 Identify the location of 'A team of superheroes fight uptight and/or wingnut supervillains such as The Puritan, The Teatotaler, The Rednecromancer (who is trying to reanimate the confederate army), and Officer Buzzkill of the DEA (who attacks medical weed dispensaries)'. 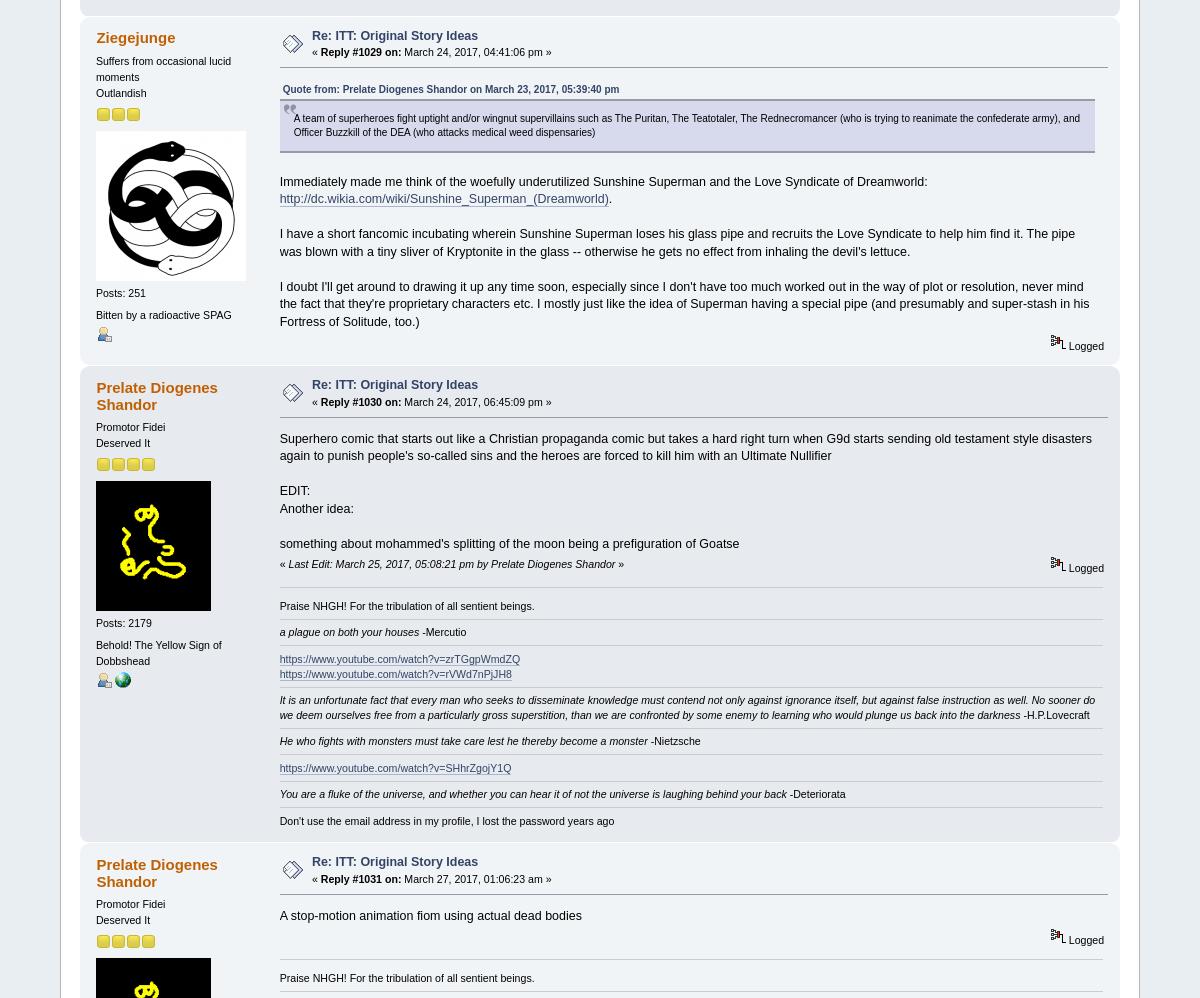
(292, 125).